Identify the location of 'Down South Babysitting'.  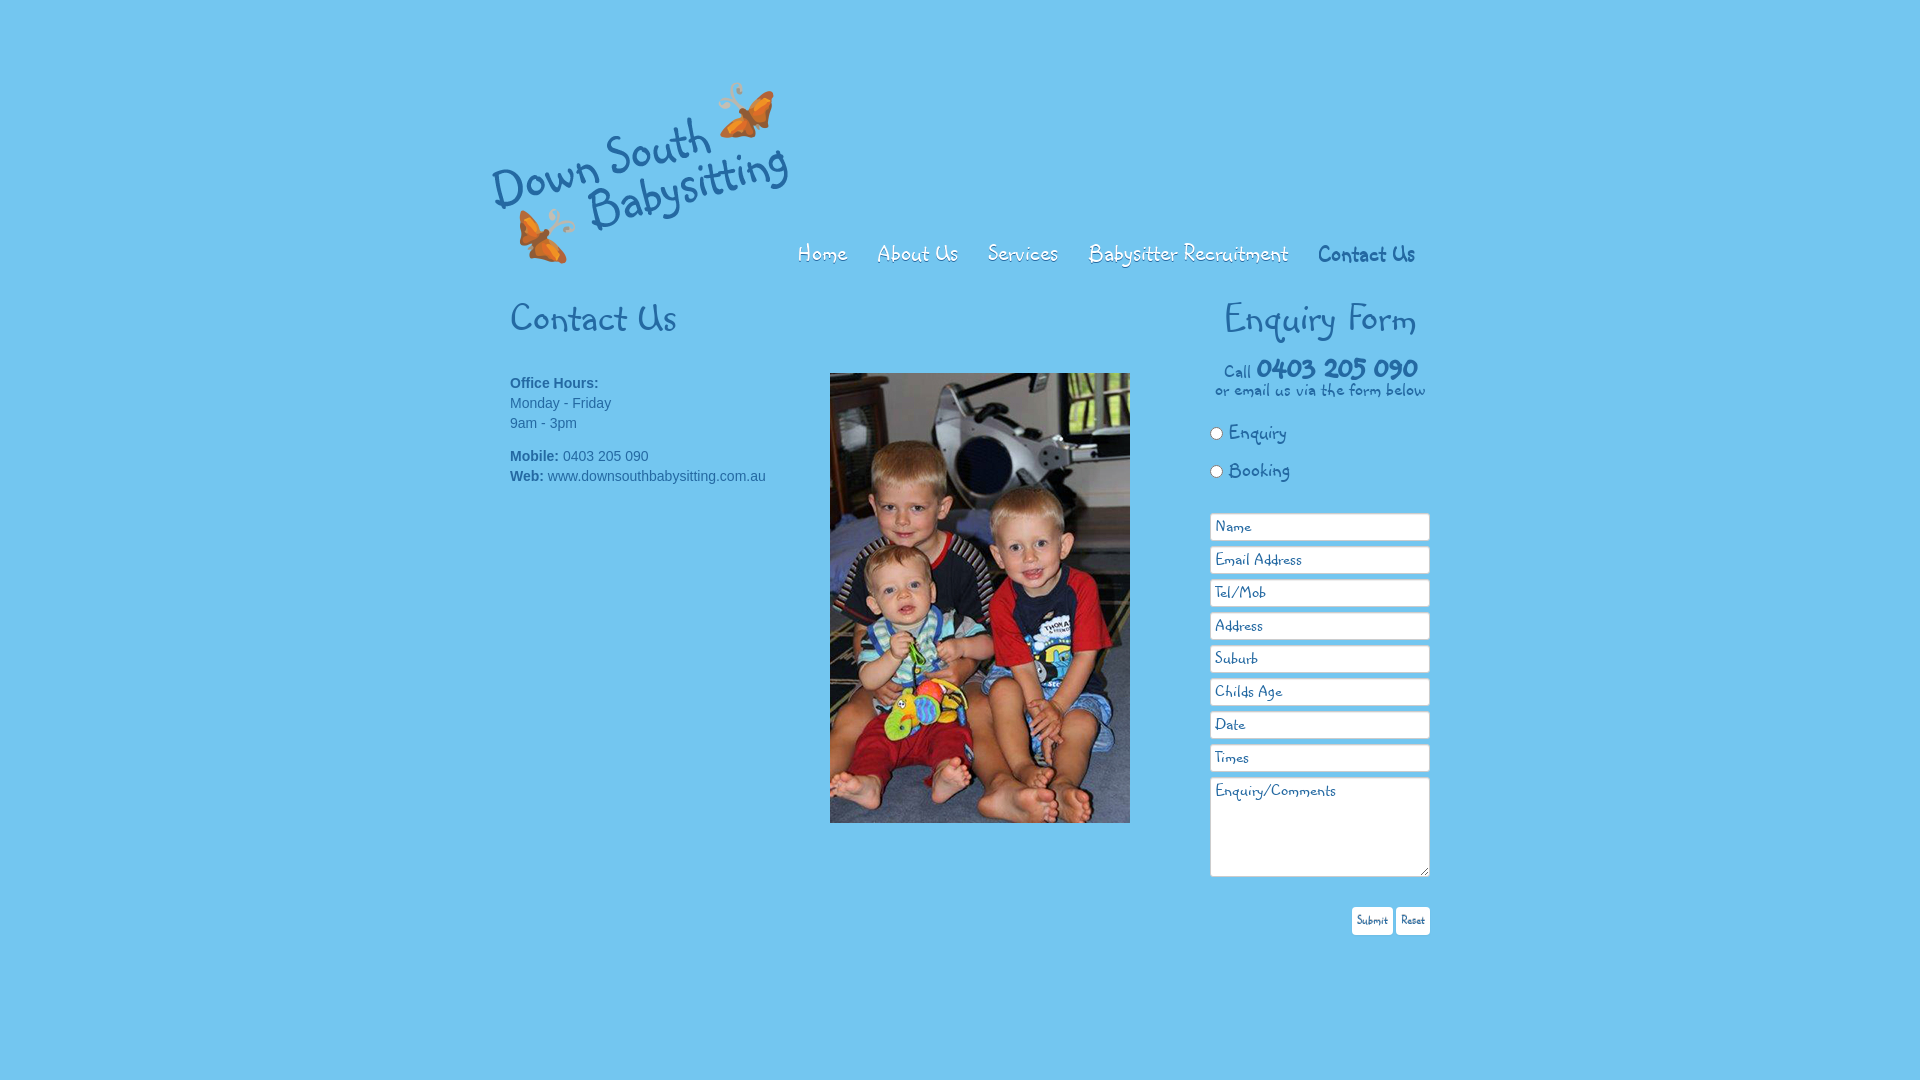
(640, 171).